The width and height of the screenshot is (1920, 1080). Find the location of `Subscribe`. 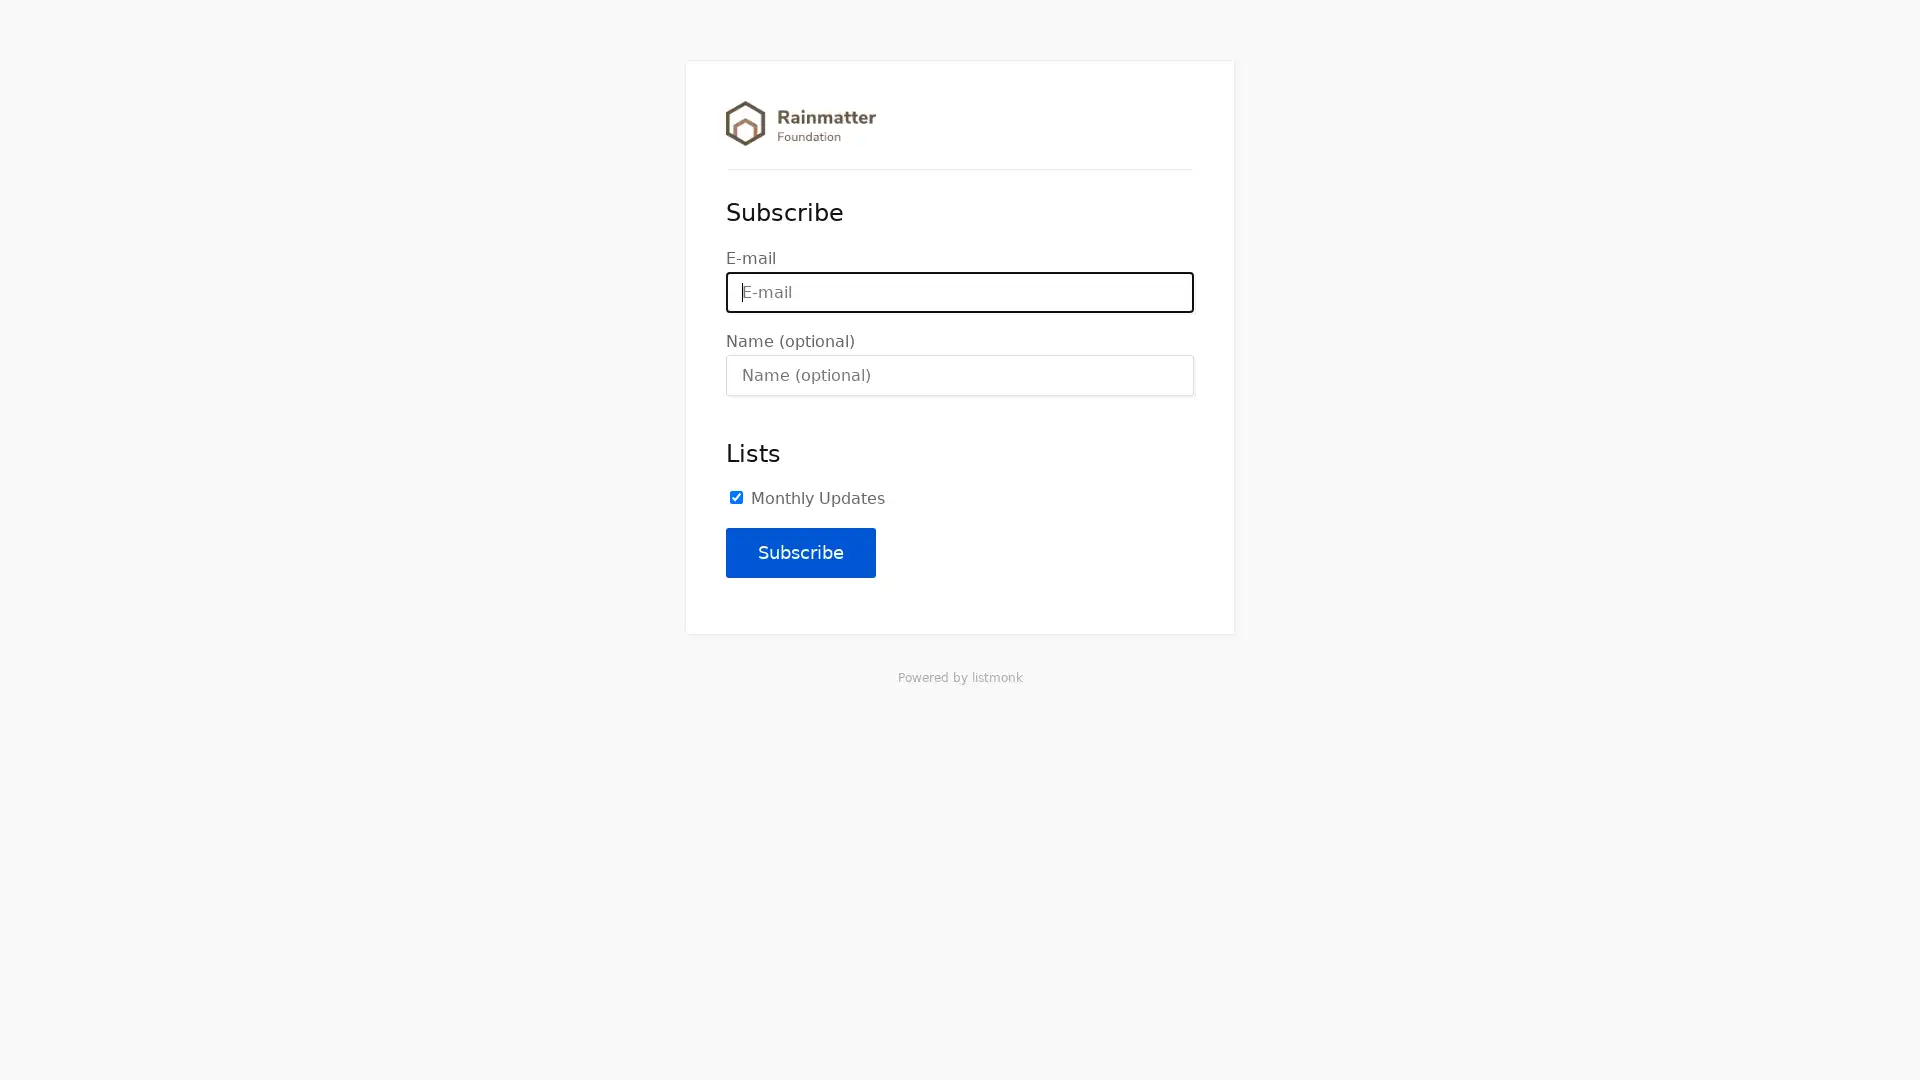

Subscribe is located at coordinates (801, 552).